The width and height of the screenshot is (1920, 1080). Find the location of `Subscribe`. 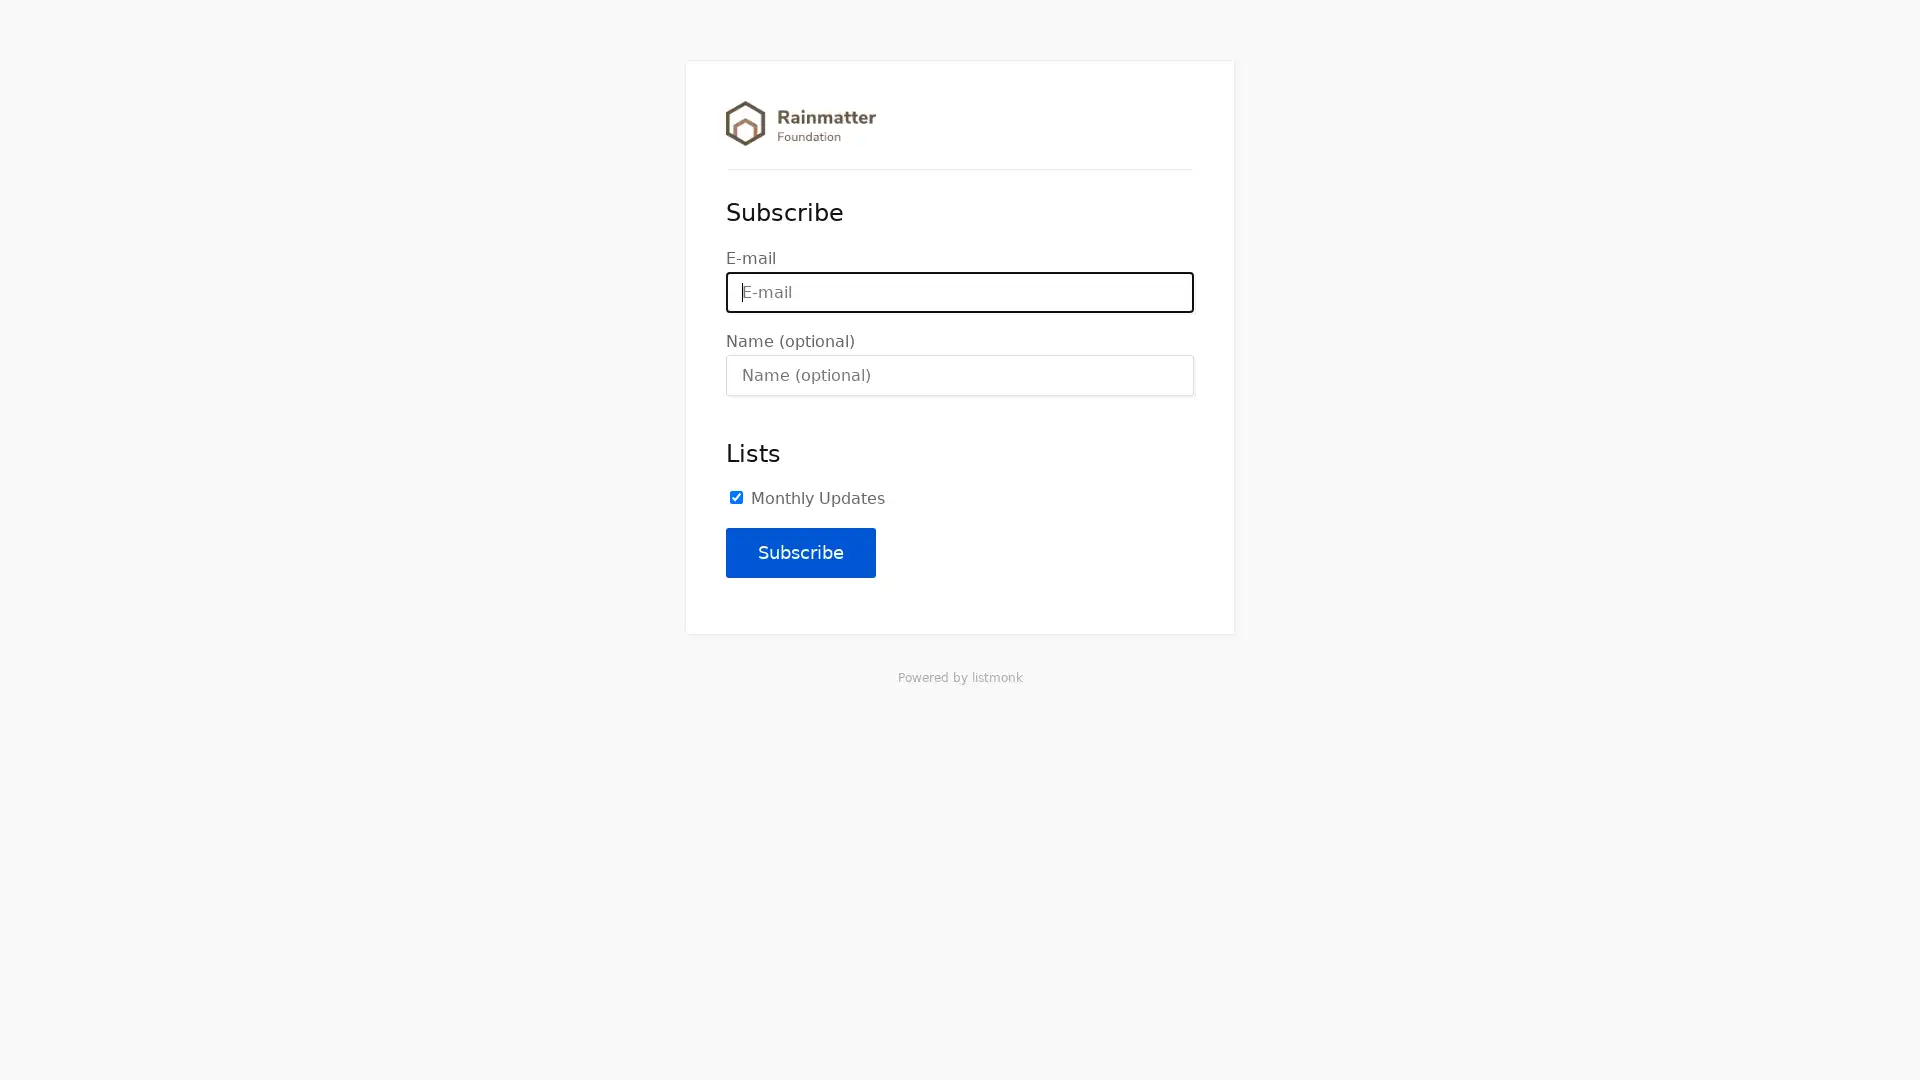

Subscribe is located at coordinates (801, 552).